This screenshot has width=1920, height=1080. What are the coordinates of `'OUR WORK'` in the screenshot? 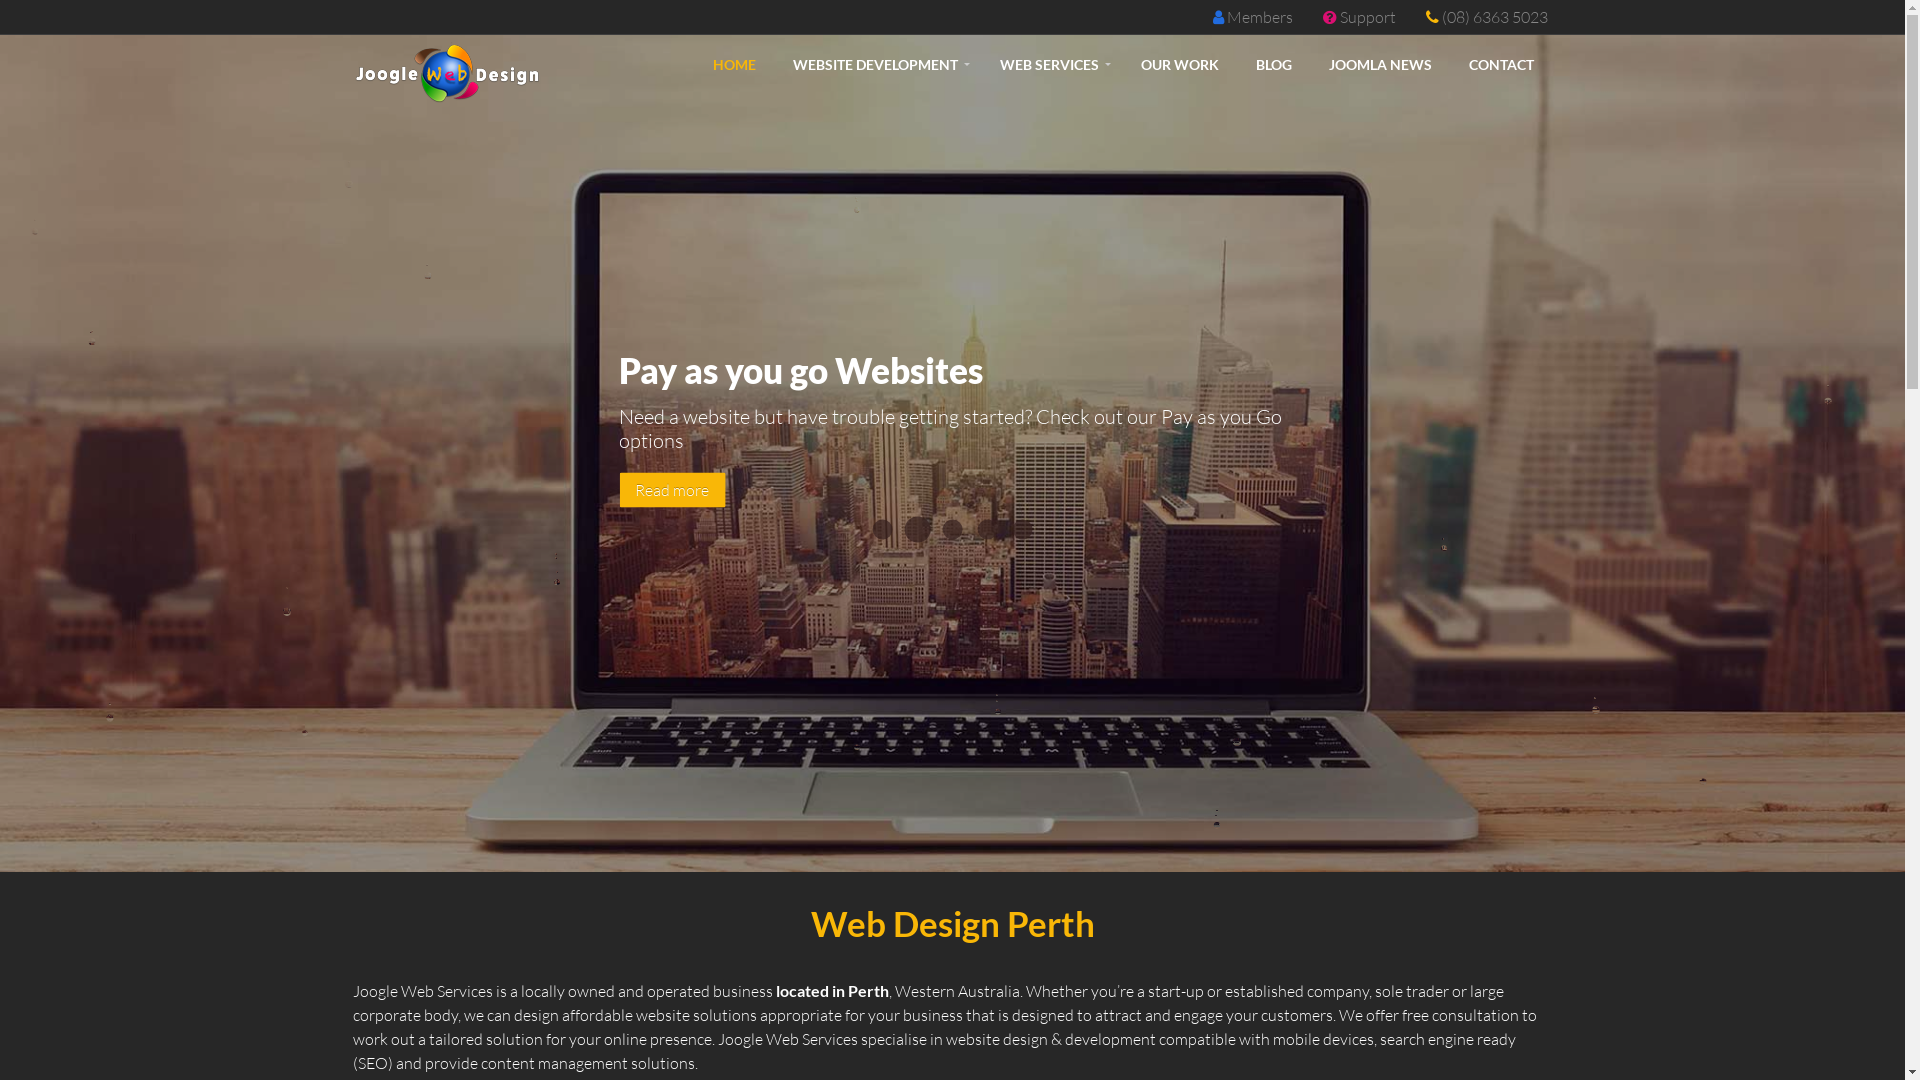 It's located at (1179, 64).